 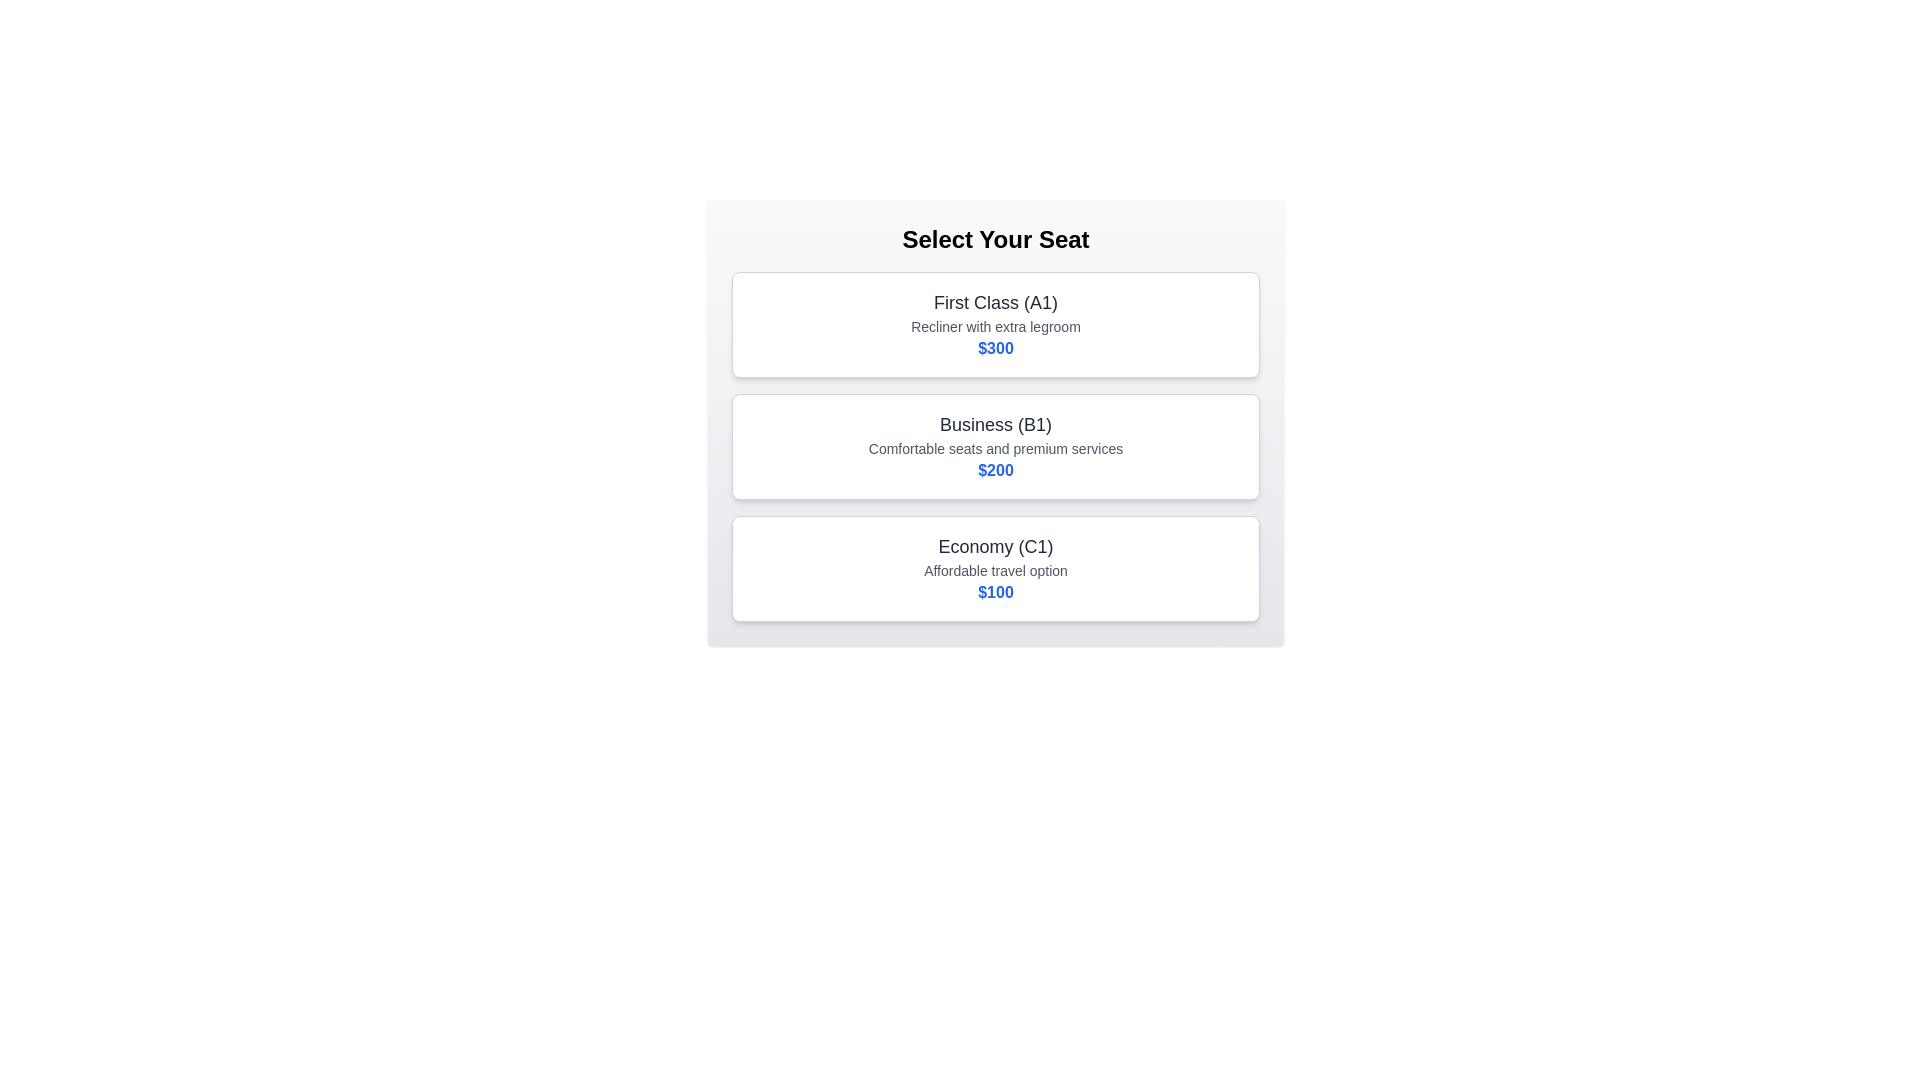 What do you see at coordinates (996, 592) in the screenshot?
I see `the text label displaying the price for the 'Economy (C1)' travel option` at bounding box center [996, 592].